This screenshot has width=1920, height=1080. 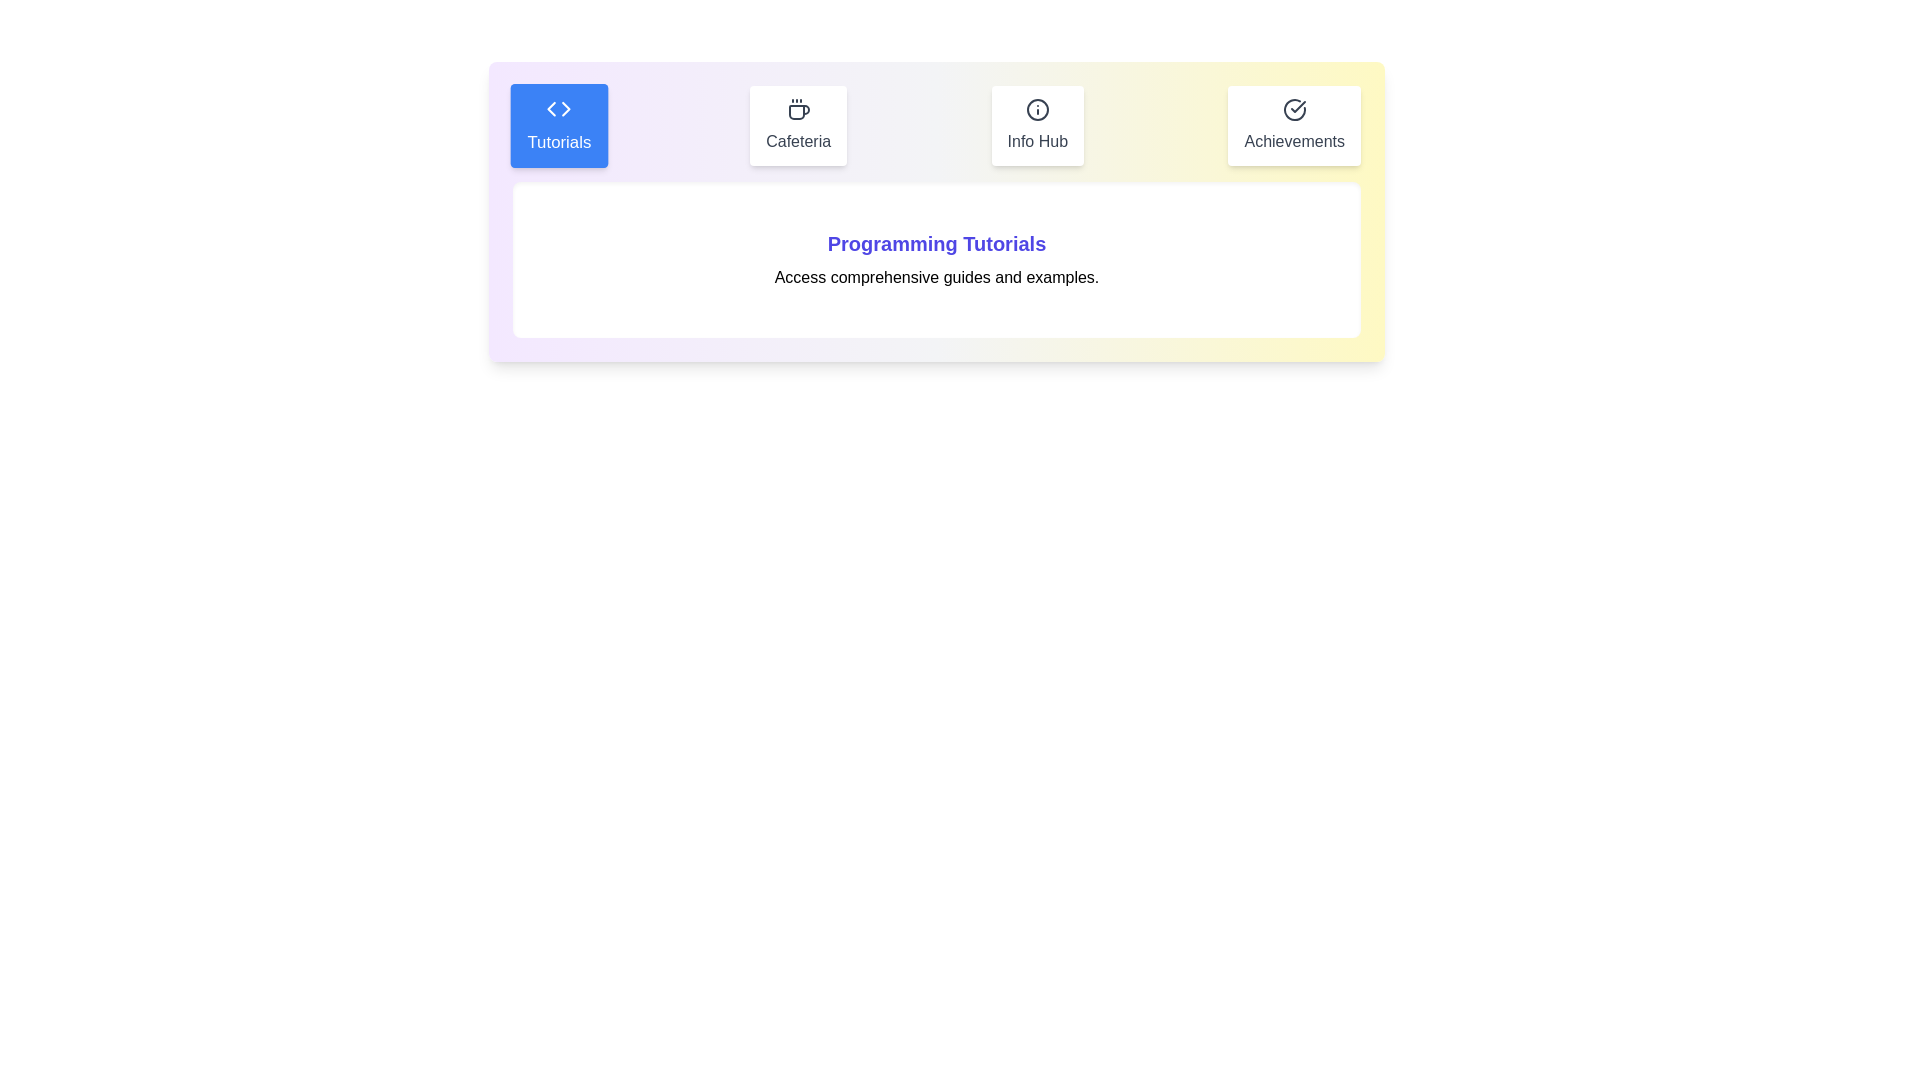 I want to click on the tab labeled Tutorials, so click(x=559, y=126).